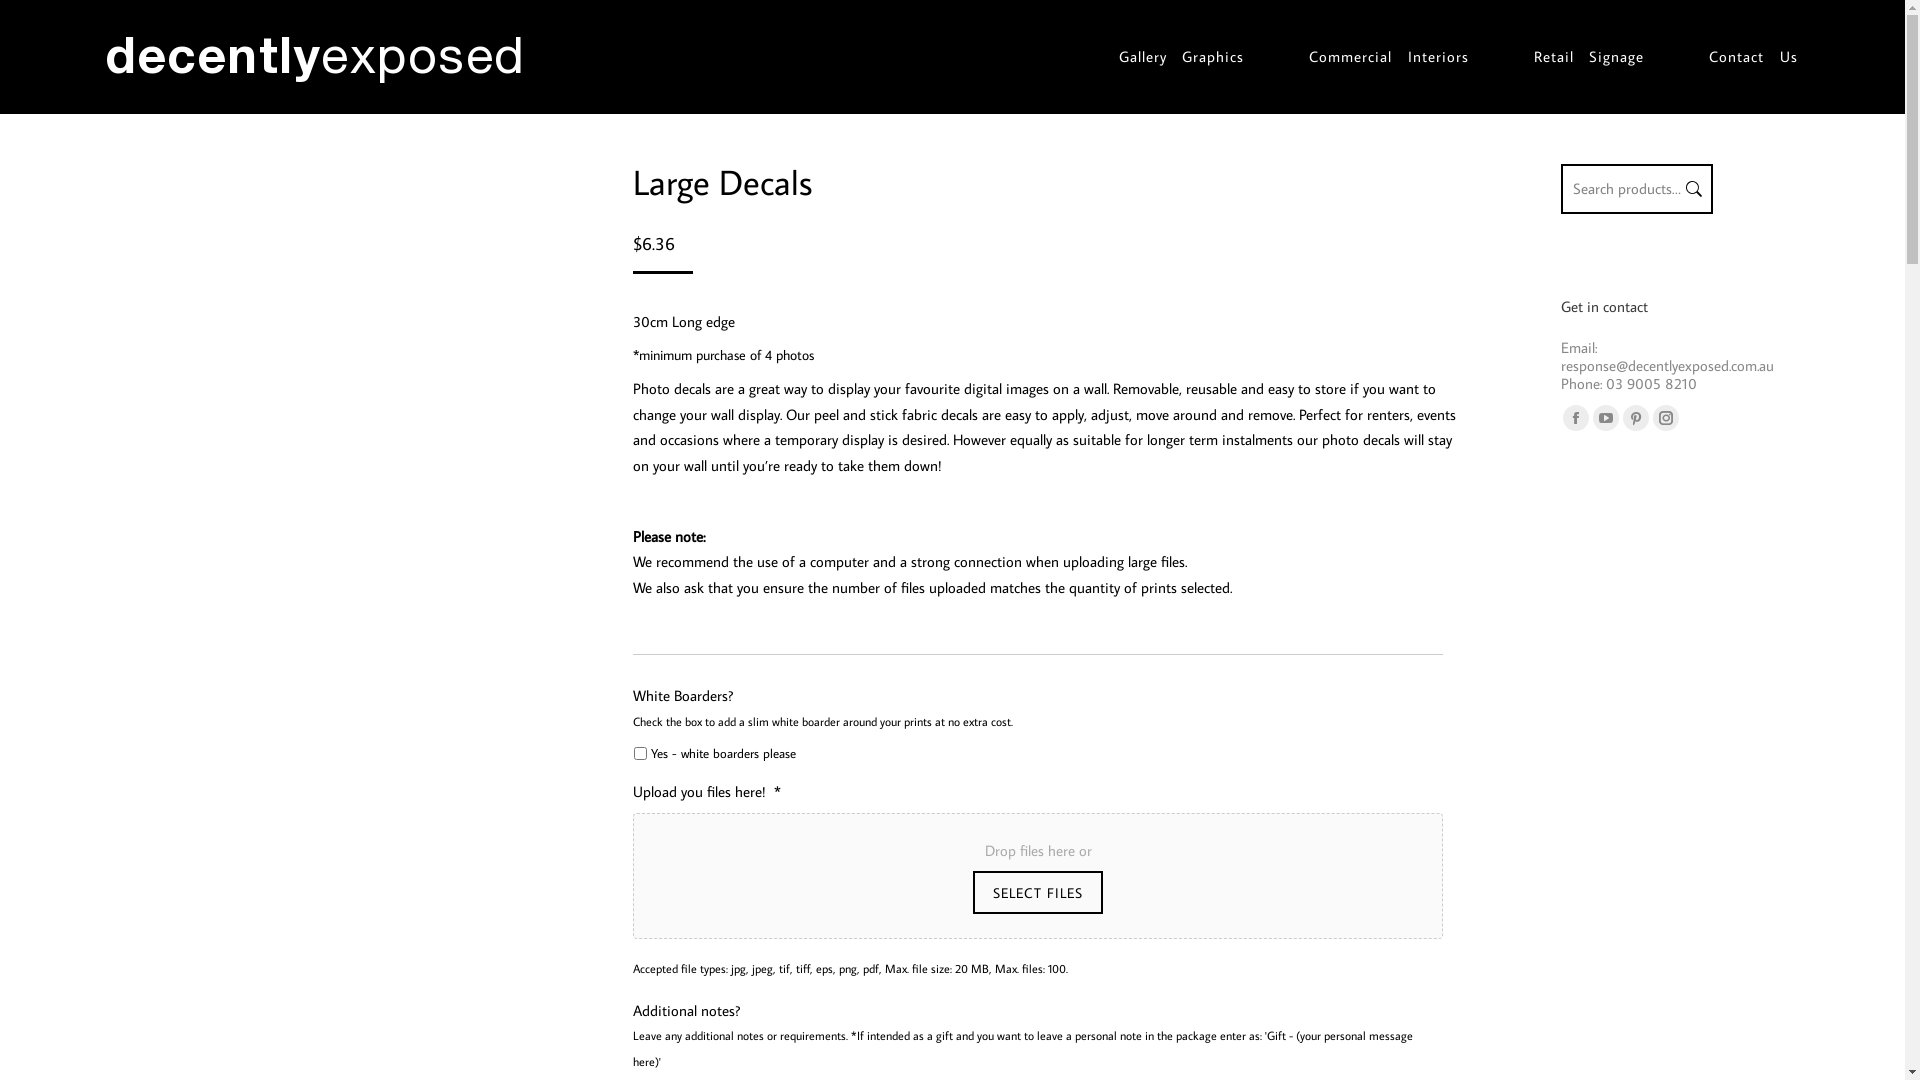  What do you see at coordinates (1707, 56) in the screenshot?
I see `'Contact Us'` at bounding box center [1707, 56].